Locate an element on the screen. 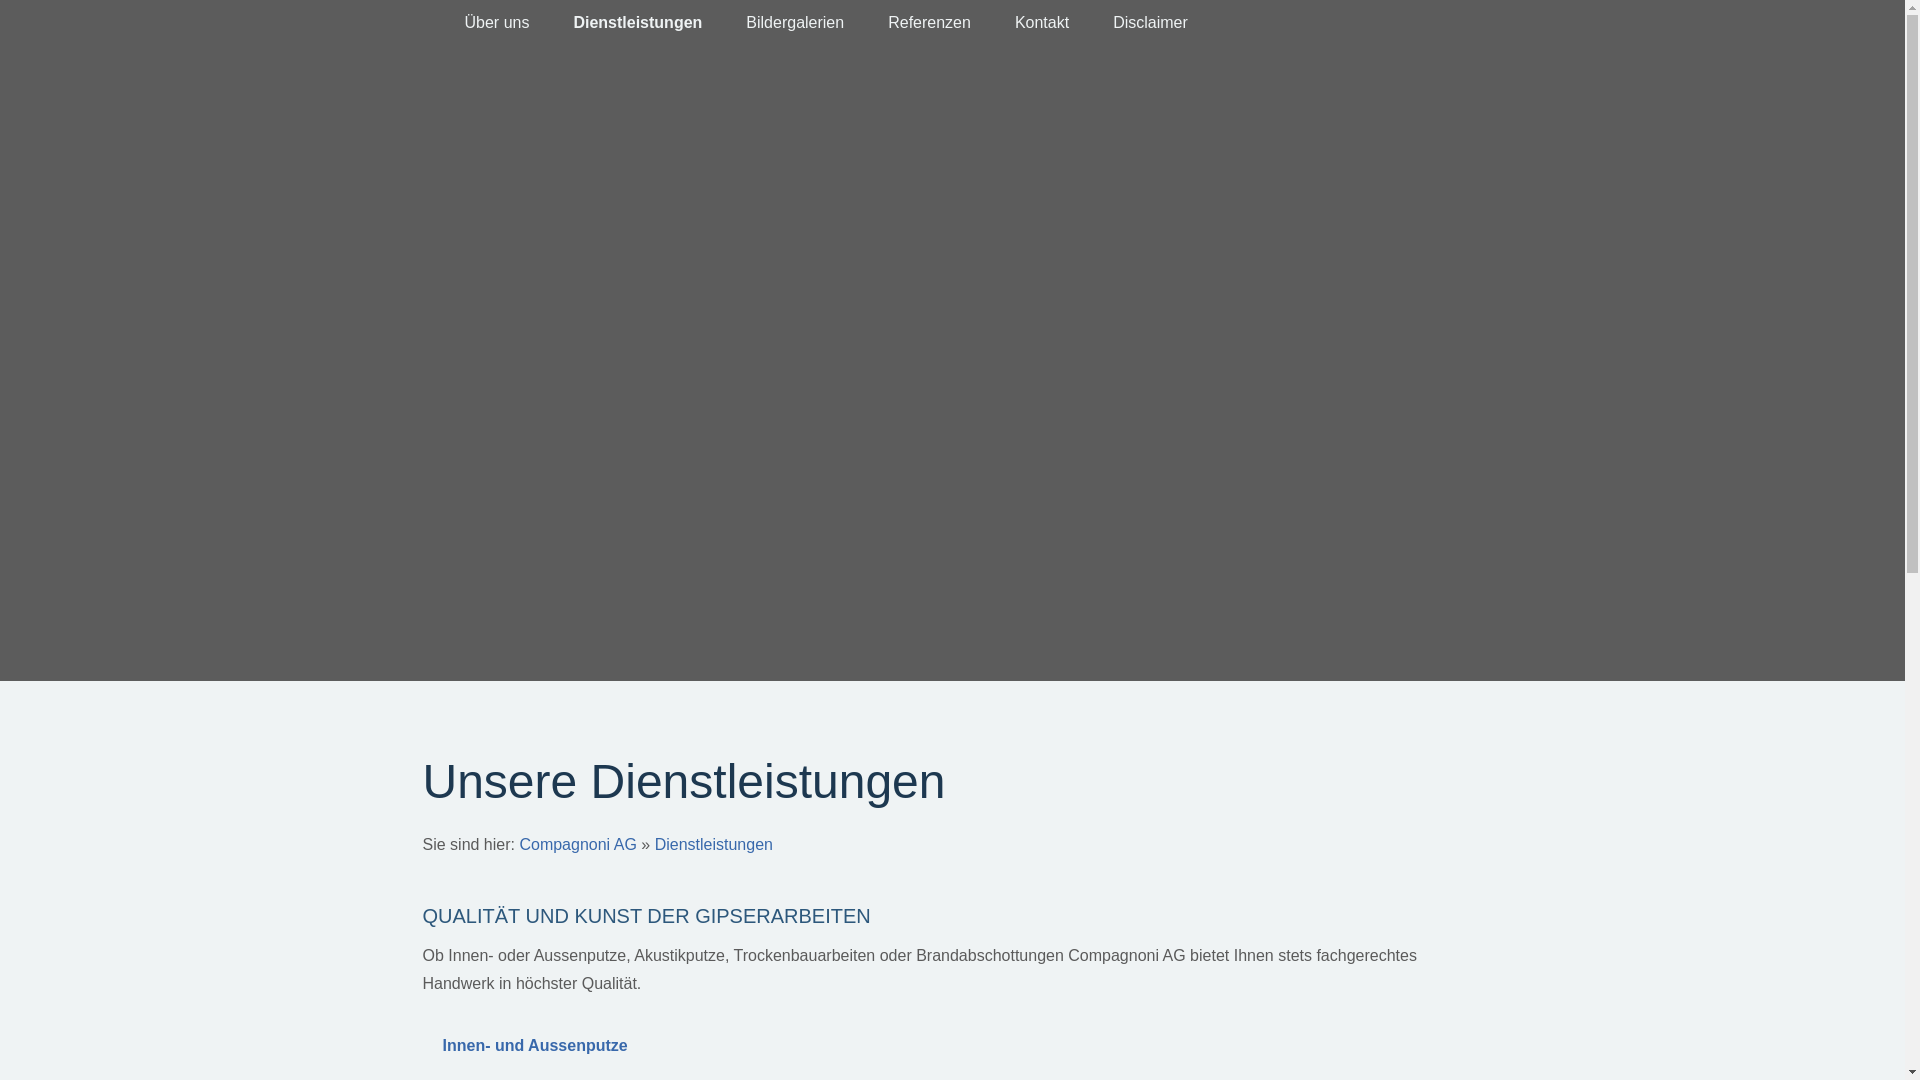 This screenshot has width=1920, height=1080. 'Disclaimer' is located at coordinates (1150, 23).